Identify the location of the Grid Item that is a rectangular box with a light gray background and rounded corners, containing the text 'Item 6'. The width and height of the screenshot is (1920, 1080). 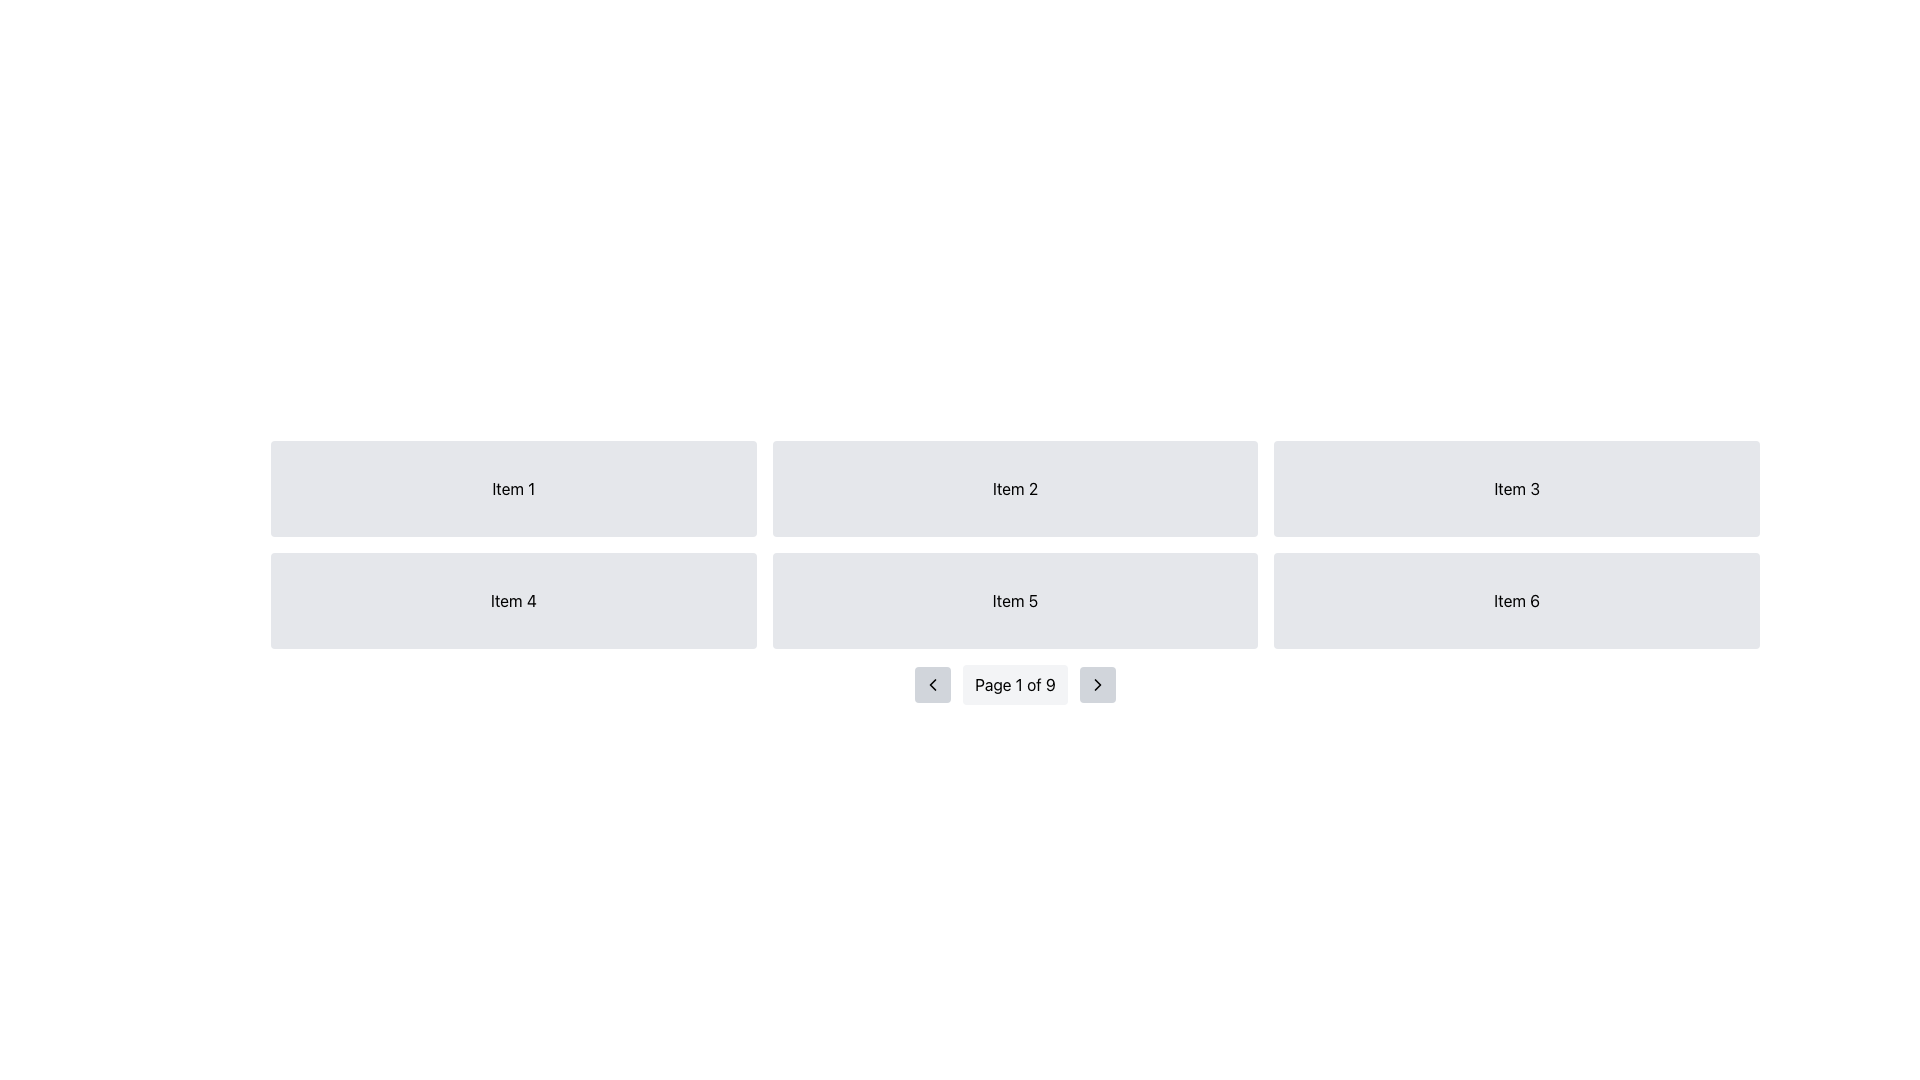
(1517, 600).